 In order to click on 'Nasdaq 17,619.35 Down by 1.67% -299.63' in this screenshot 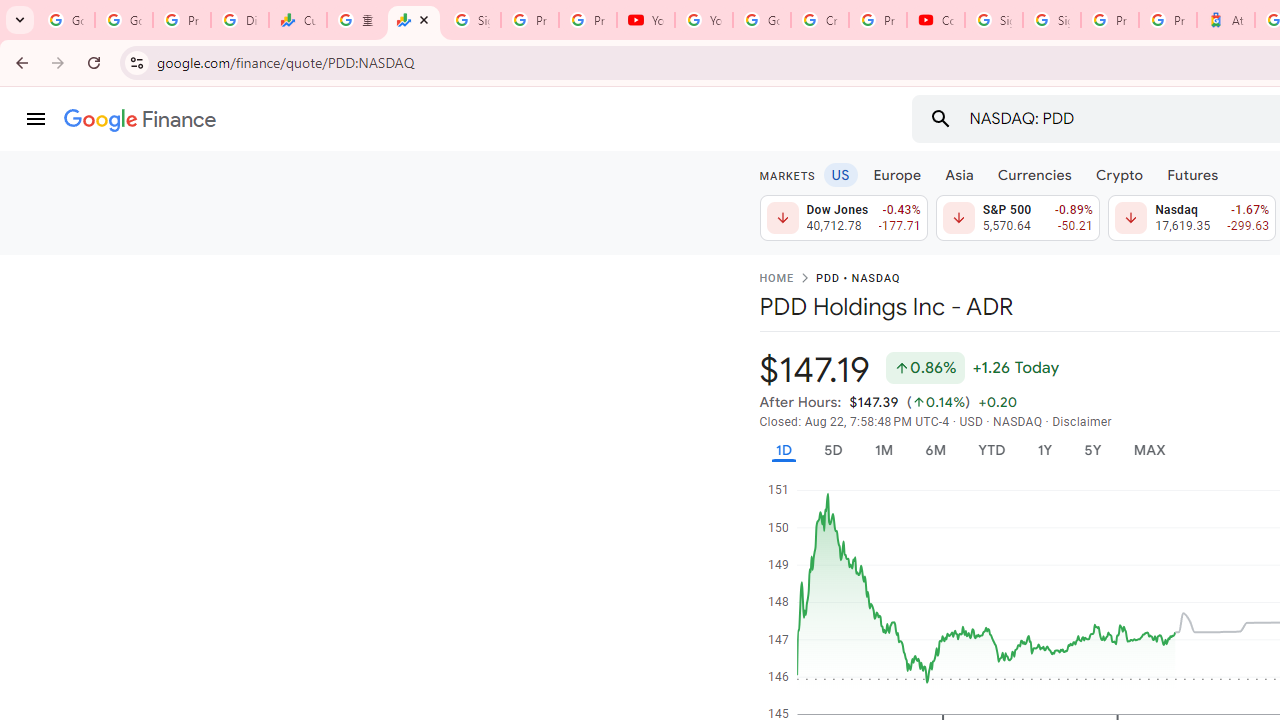, I will do `click(1192, 218)`.